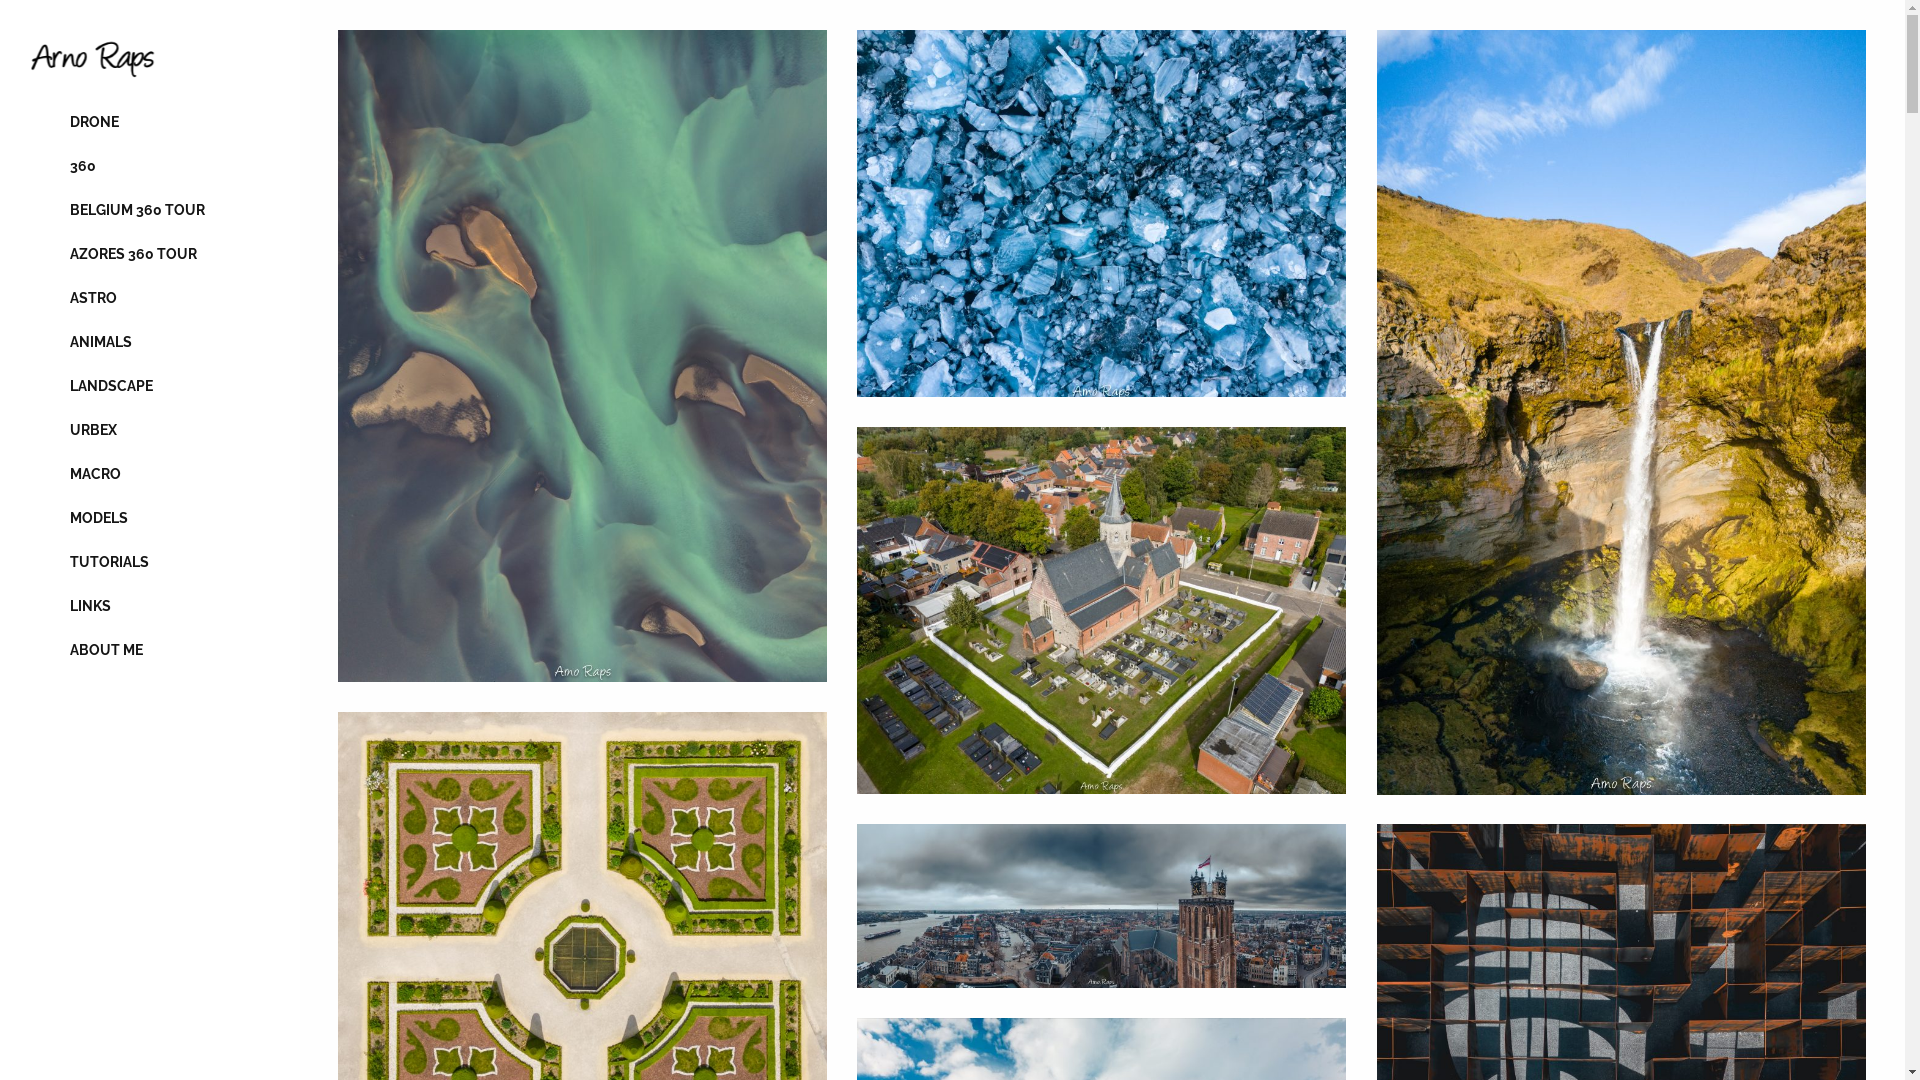 Image resolution: width=1920 pixels, height=1080 pixels. What do you see at coordinates (29, 209) in the screenshot?
I see `'BELGIUM 360 TOUR'` at bounding box center [29, 209].